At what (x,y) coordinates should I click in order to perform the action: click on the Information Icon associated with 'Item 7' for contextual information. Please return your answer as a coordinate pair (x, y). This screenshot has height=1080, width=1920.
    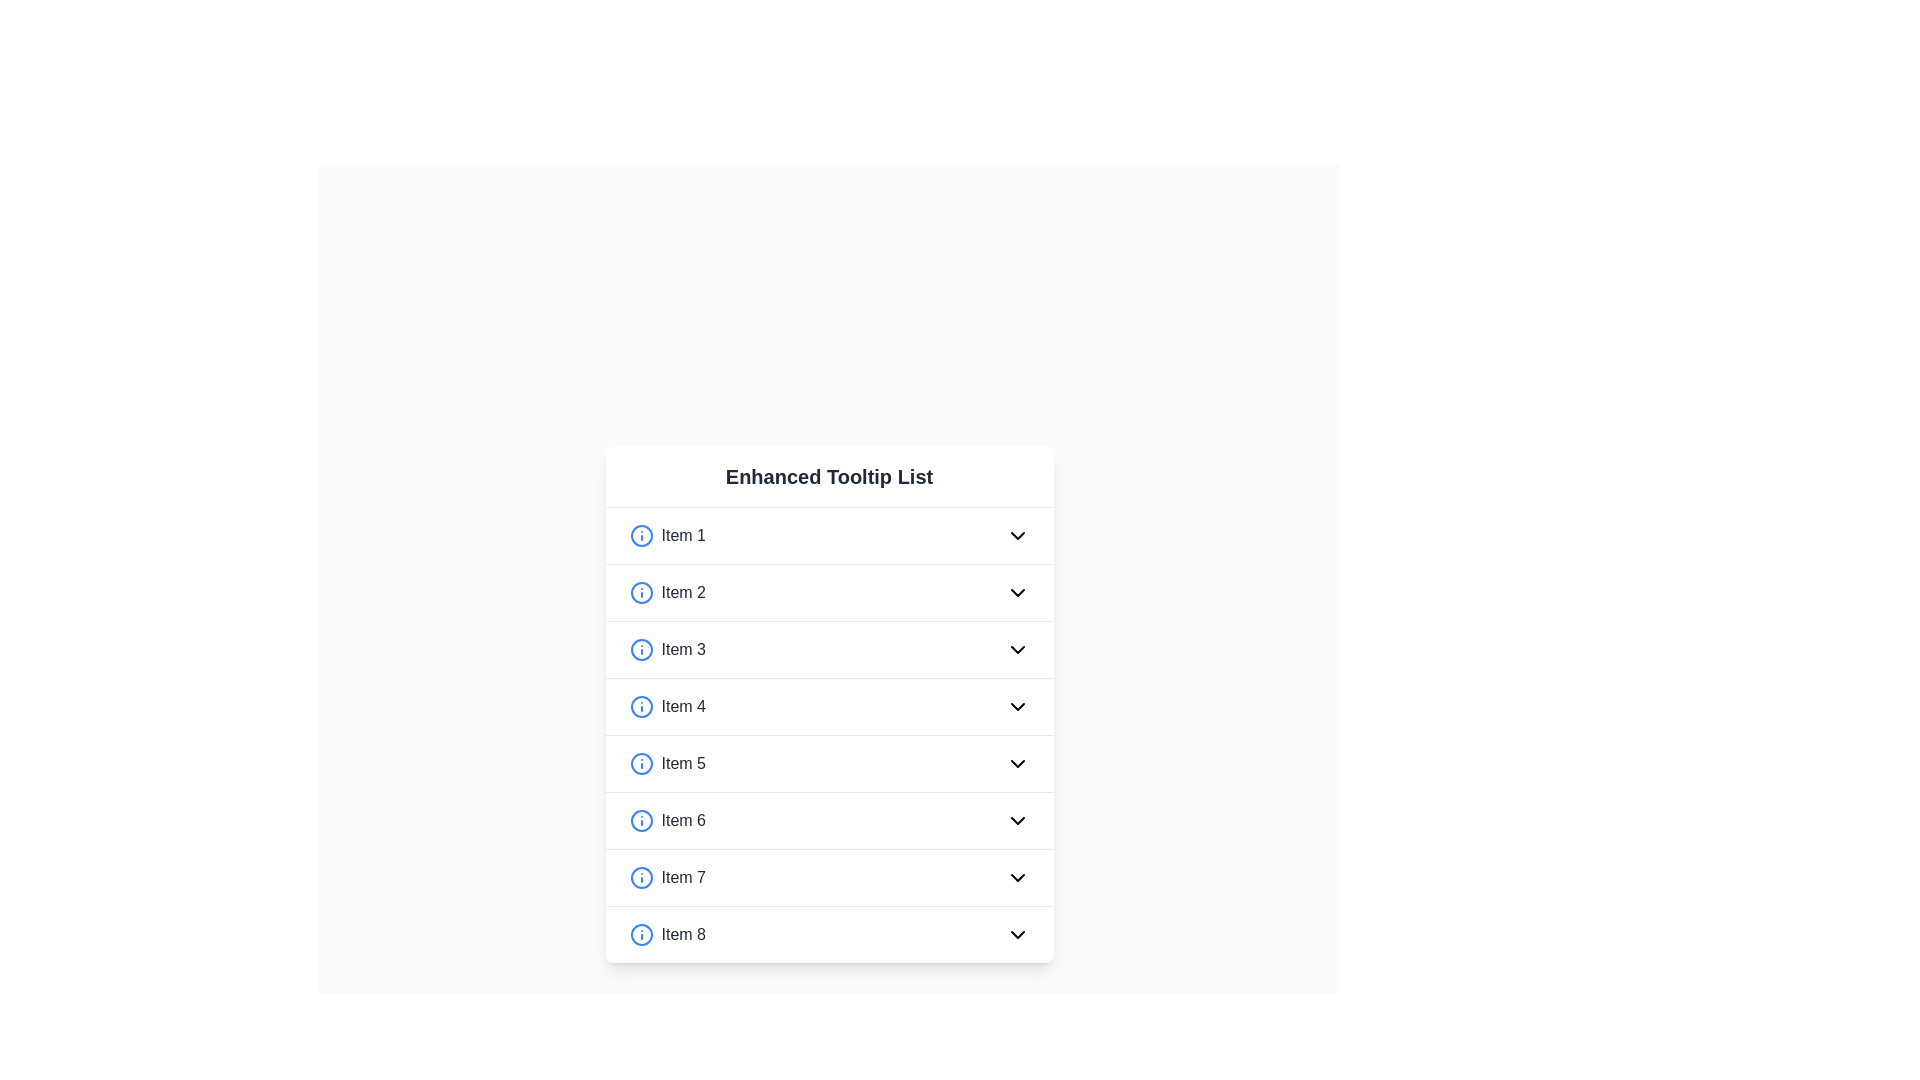
    Looking at the image, I should click on (641, 877).